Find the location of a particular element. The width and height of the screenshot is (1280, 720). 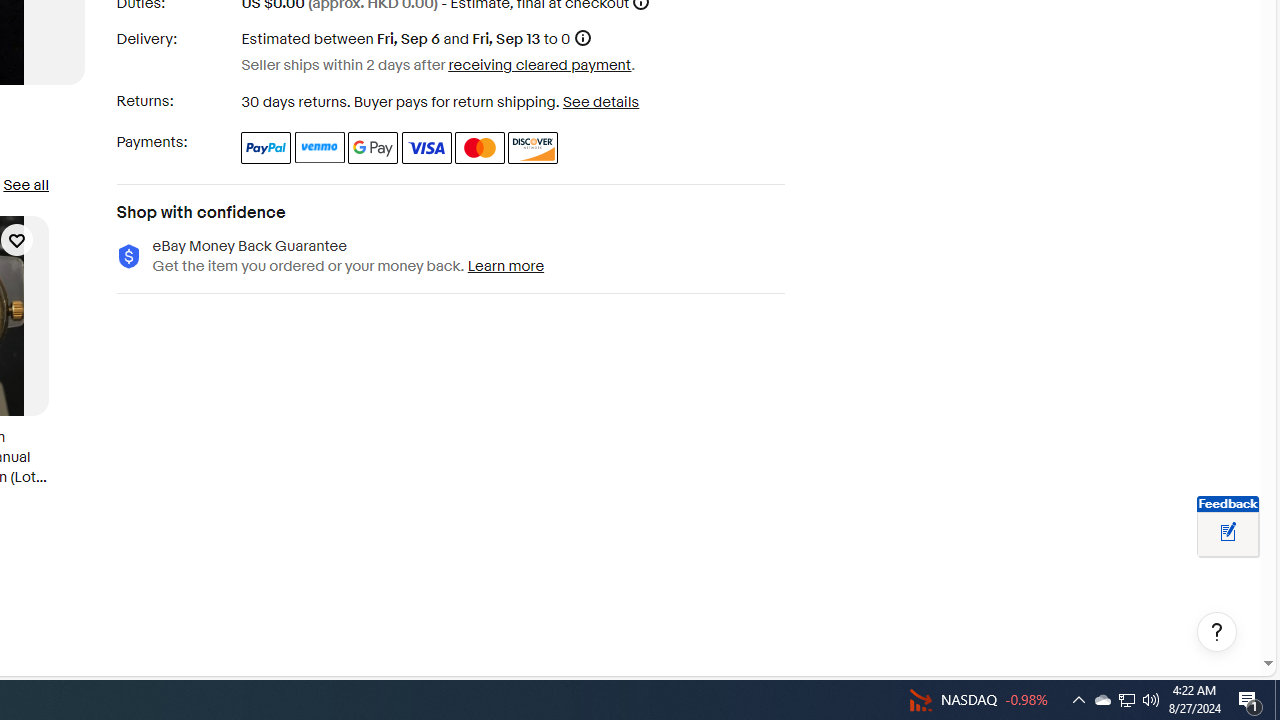

'Help, opens dialogs' is located at coordinates (1216, 632).